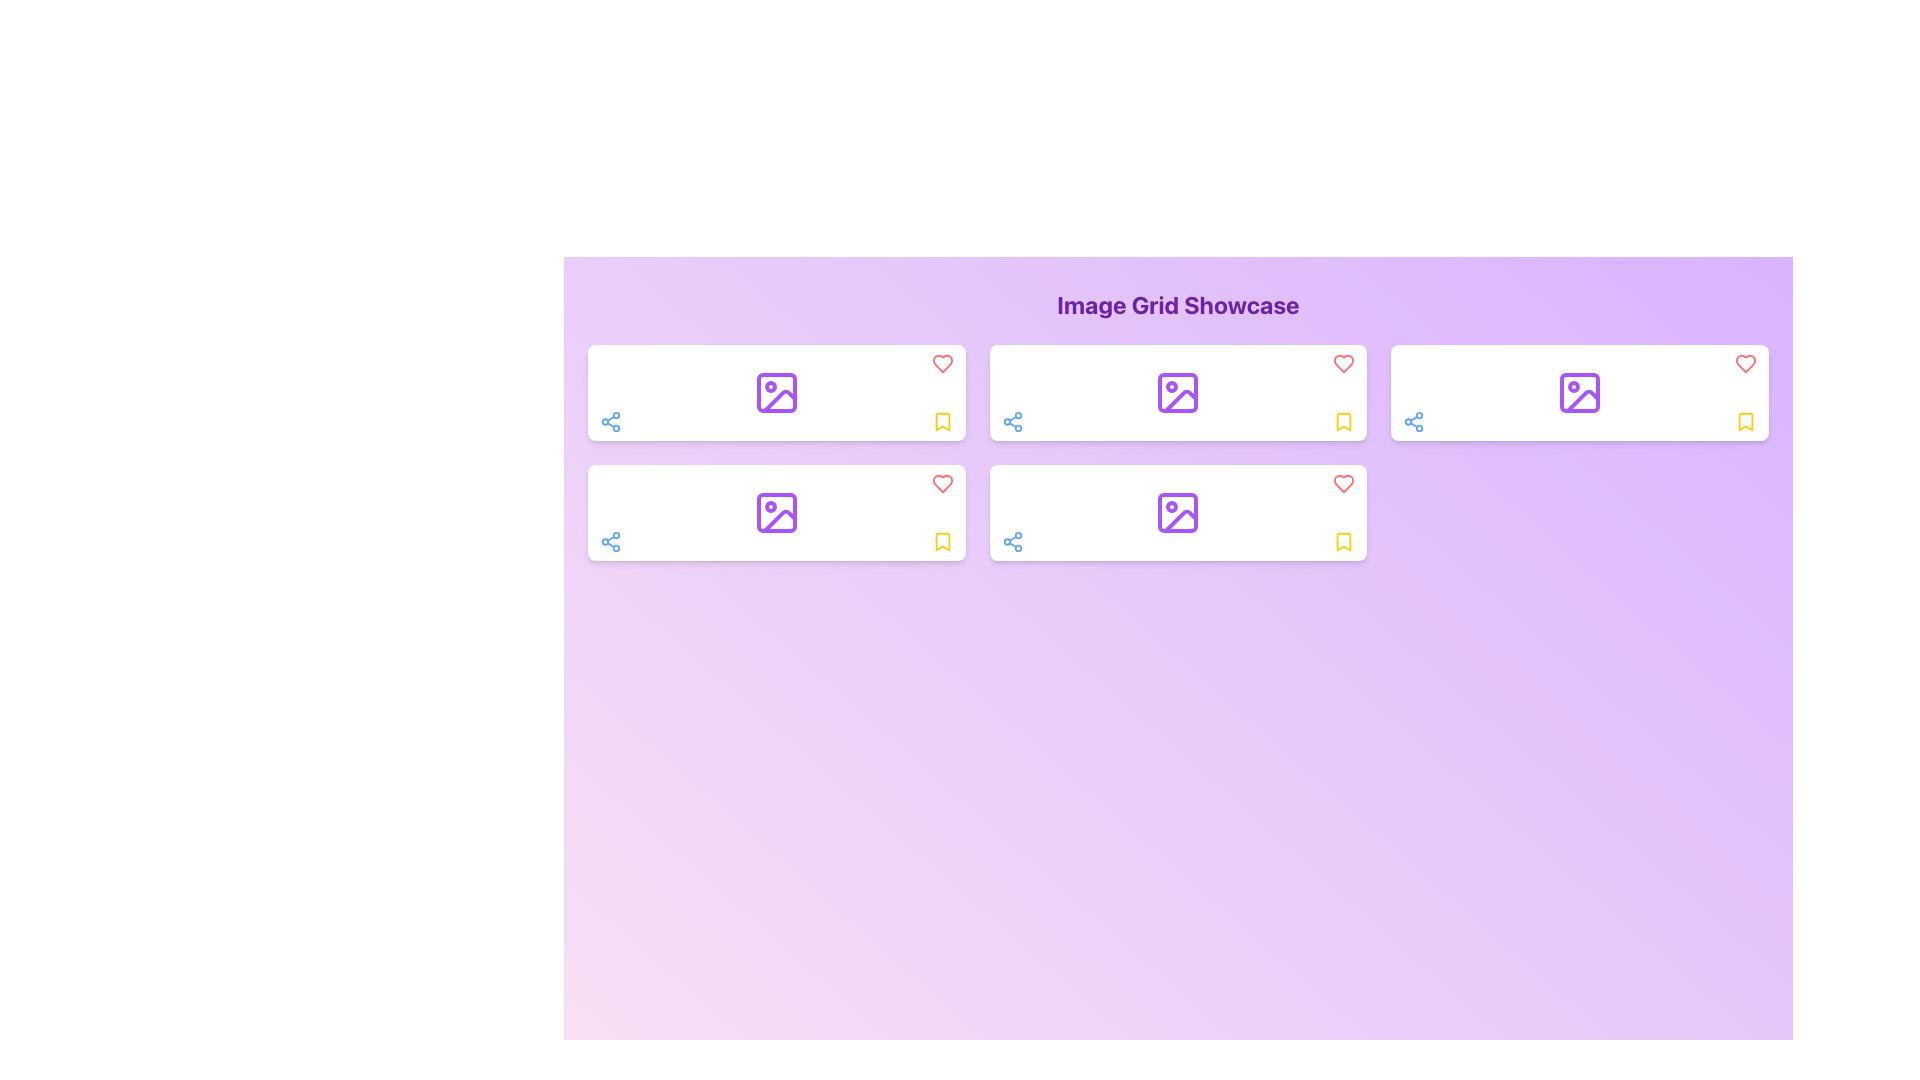 This screenshot has height=1080, width=1920. What do you see at coordinates (1745, 363) in the screenshot?
I see `the heart icon button outlined in red located in the top-right corner of the fifth card in the grid layout to like or unlike the associated content` at bounding box center [1745, 363].